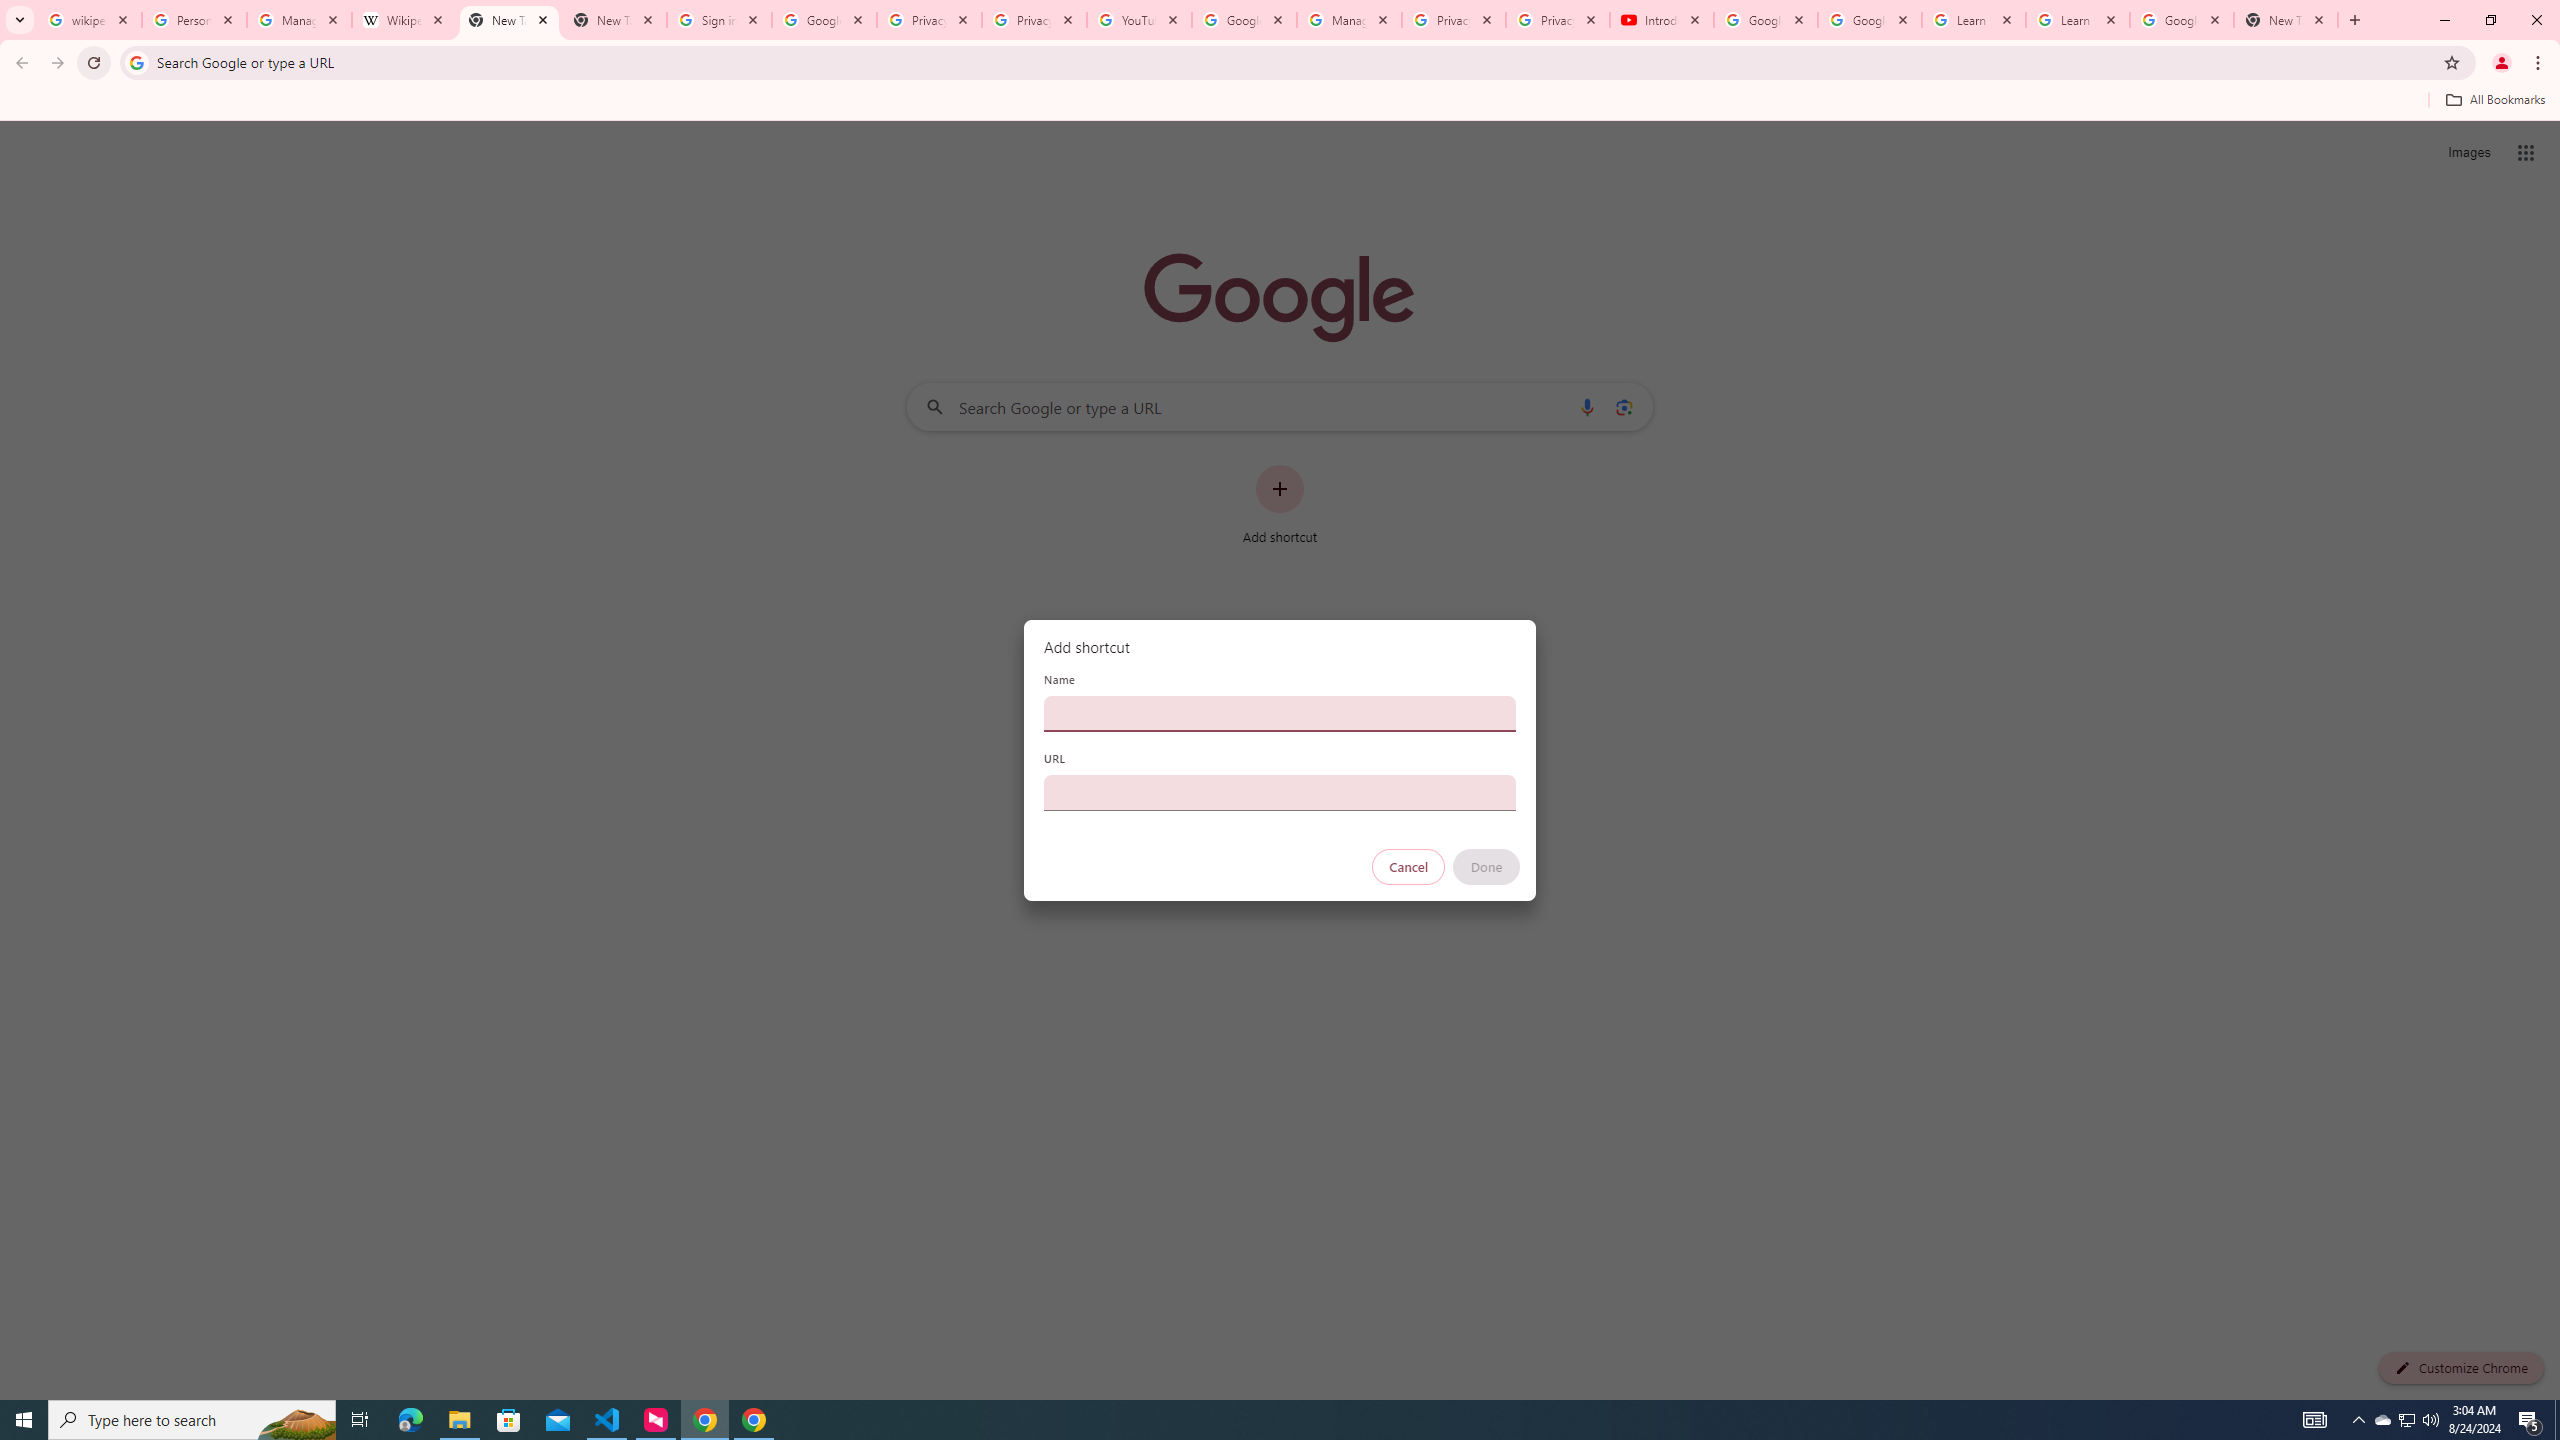 Image resolution: width=2560 pixels, height=1440 pixels. Describe the element at coordinates (2181, 19) in the screenshot. I see `'Google Account'` at that location.